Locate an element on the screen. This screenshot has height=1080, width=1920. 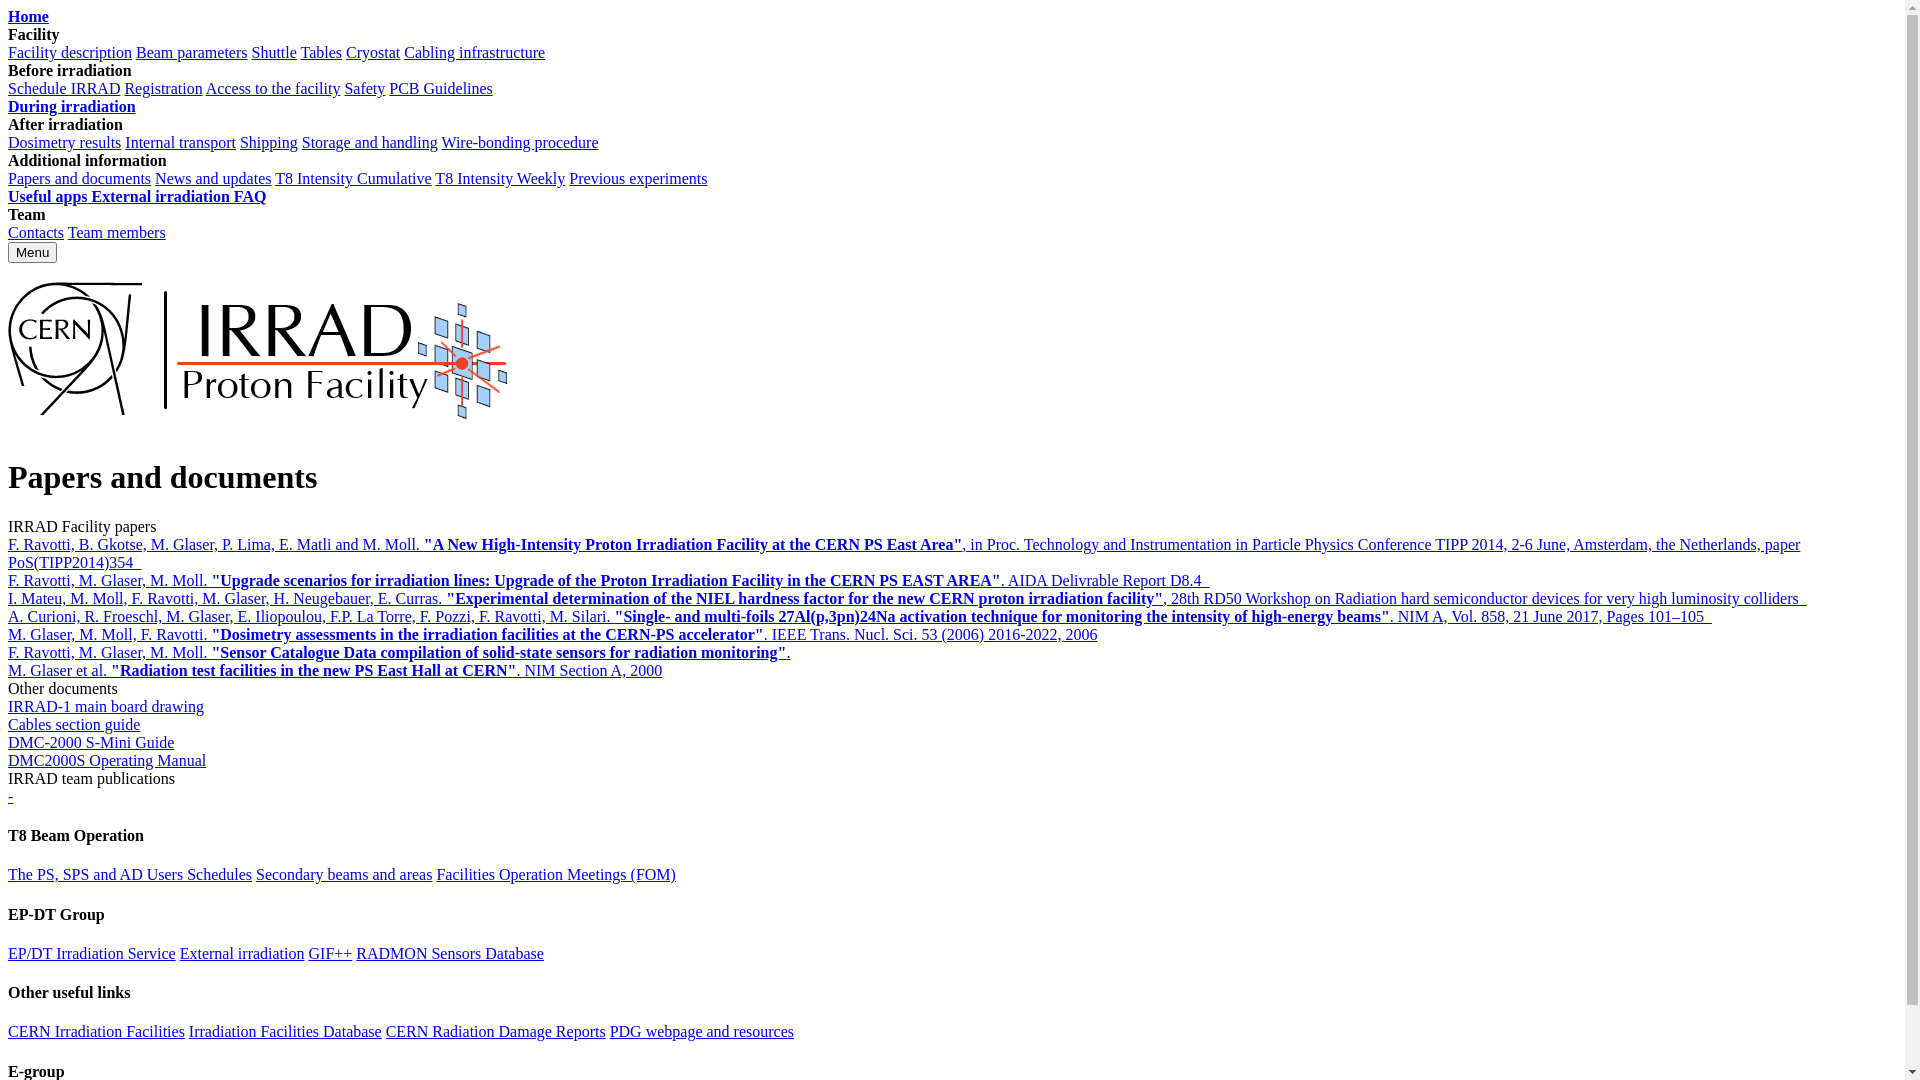
'DMC2000S Operating Manual' is located at coordinates (105, 760).